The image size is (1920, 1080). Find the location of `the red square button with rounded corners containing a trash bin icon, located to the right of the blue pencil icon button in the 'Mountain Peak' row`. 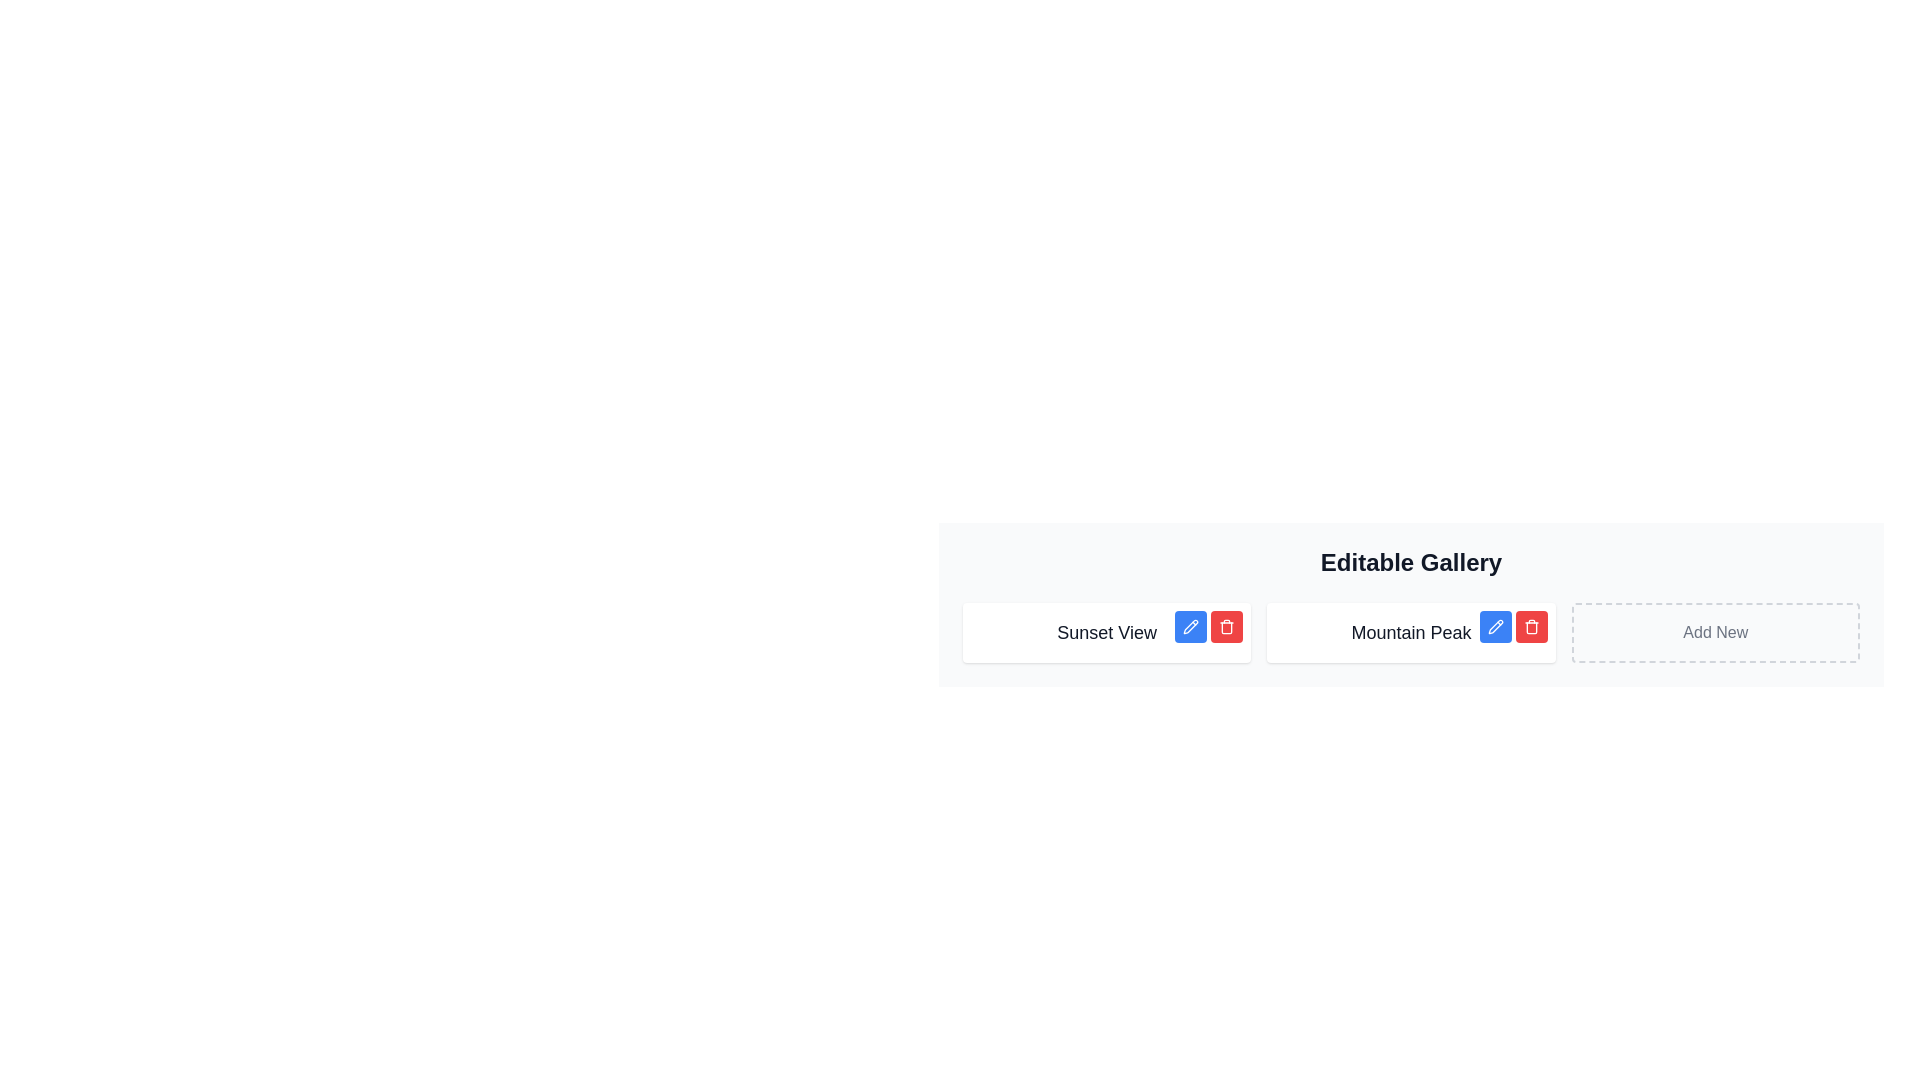

the red square button with rounded corners containing a trash bin icon, located to the right of the blue pencil icon button in the 'Mountain Peak' row is located at coordinates (1530, 626).